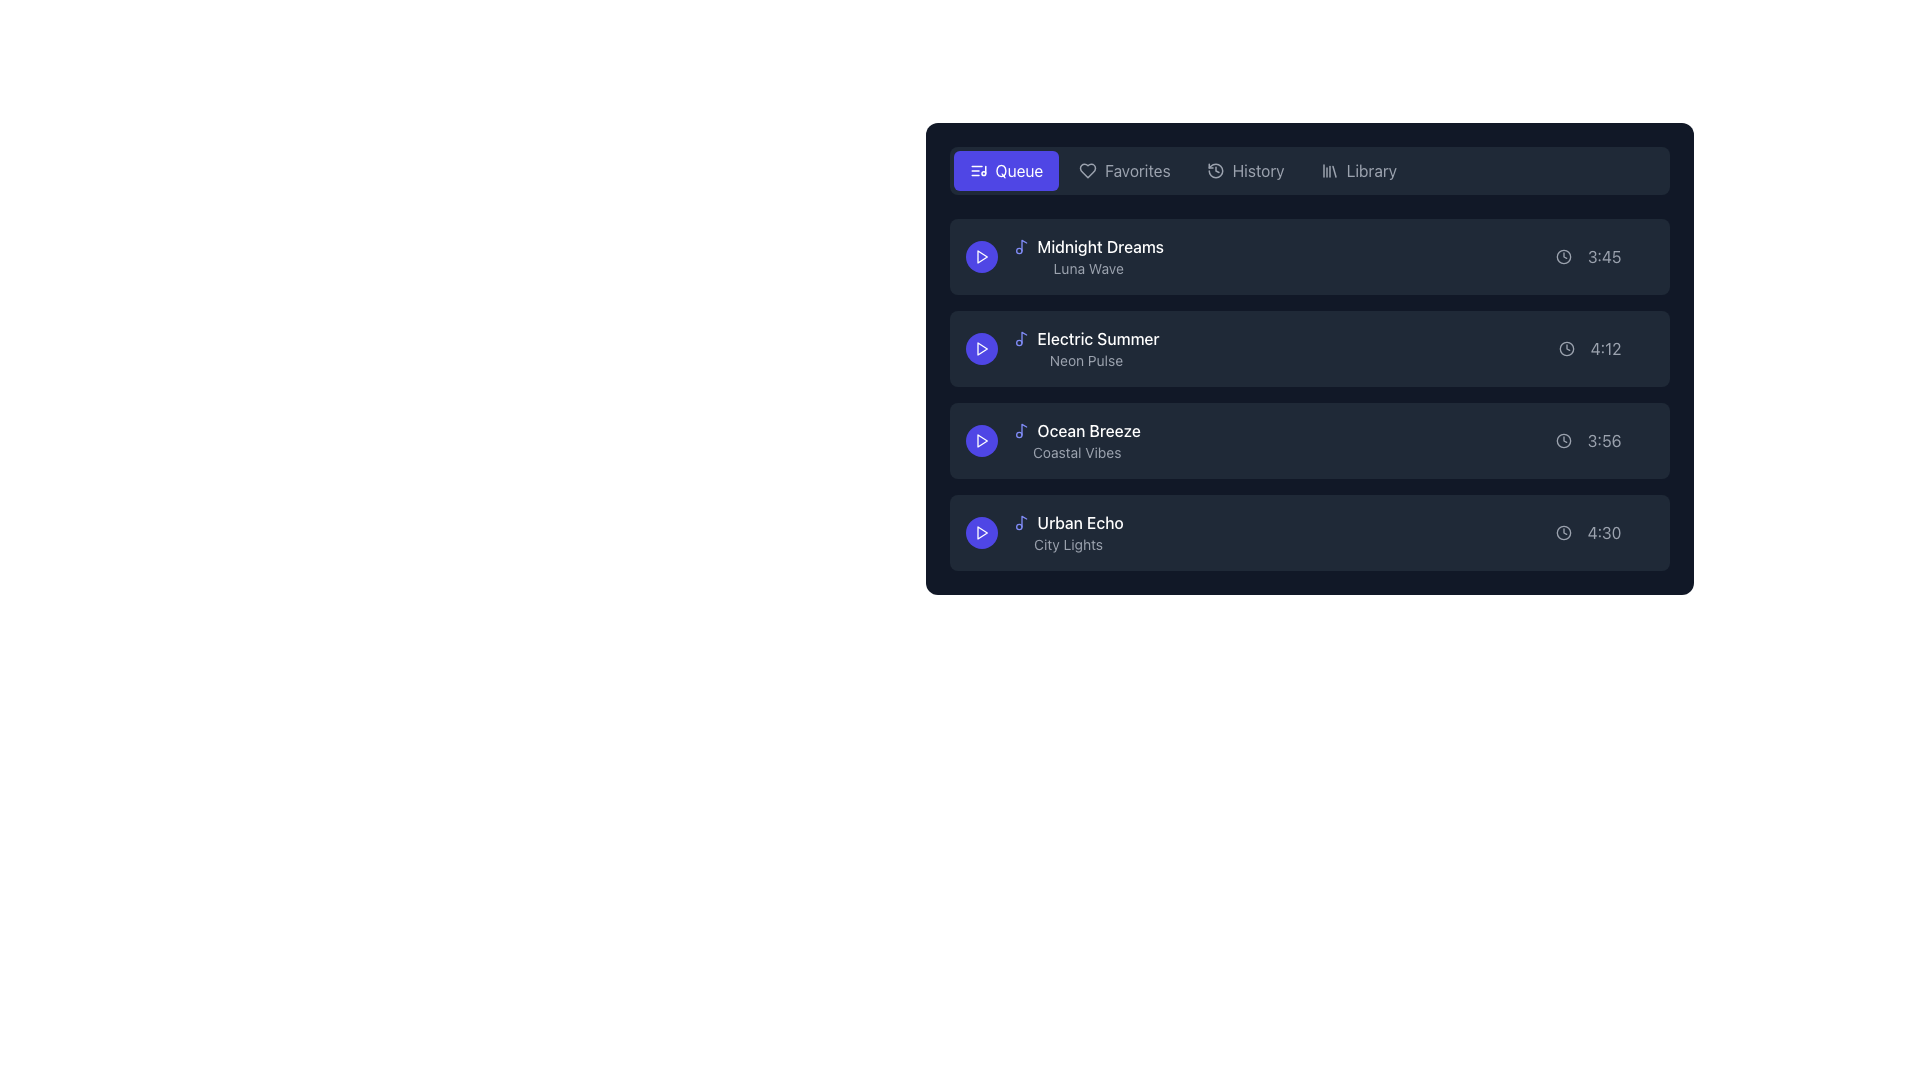 This screenshot has width=1920, height=1080. What do you see at coordinates (1124, 169) in the screenshot?
I see `the Favorites button, which is the second button in a horizontal list of four, positioned between the Queue and History buttons` at bounding box center [1124, 169].